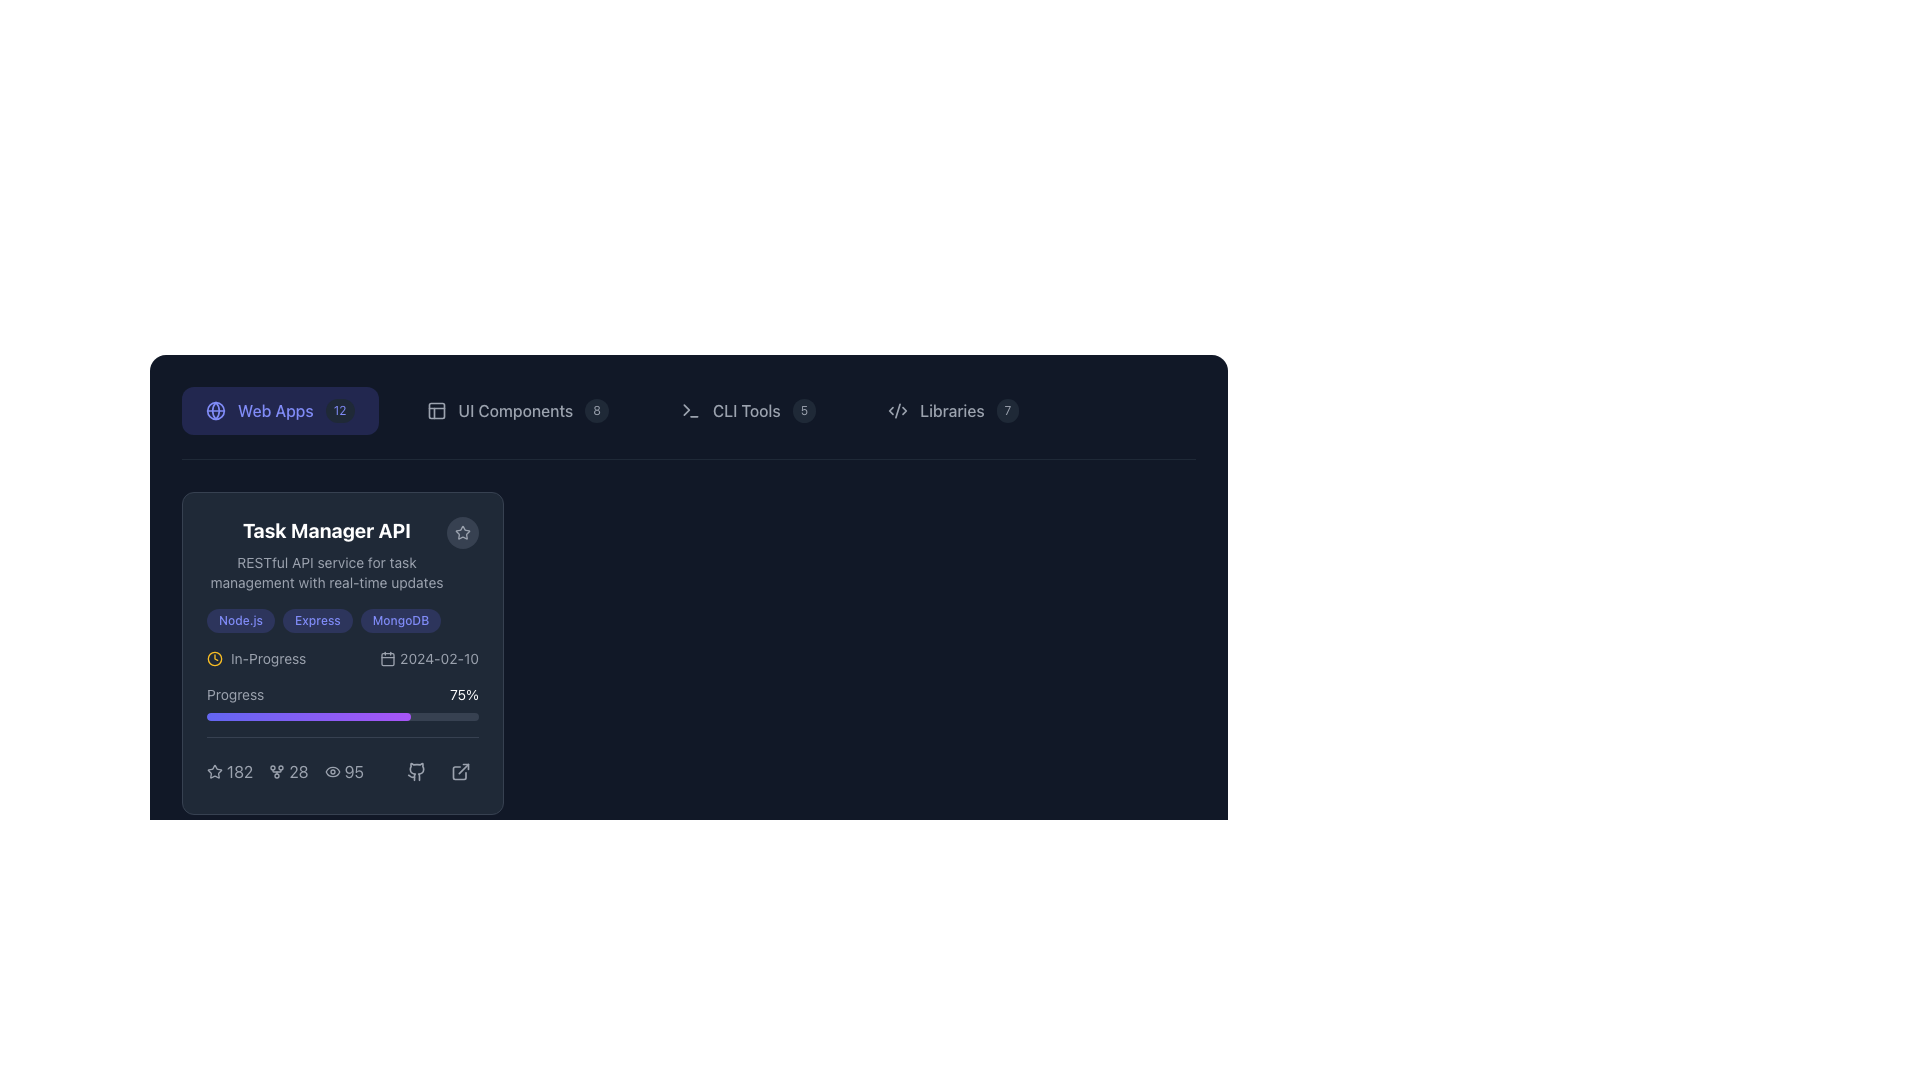 This screenshot has width=1920, height=1080. Describe the element at coordinates (274, 410) in the screenshot. I see `the 'Web Apps' text label within the button located in the top navigation bar` at that location.